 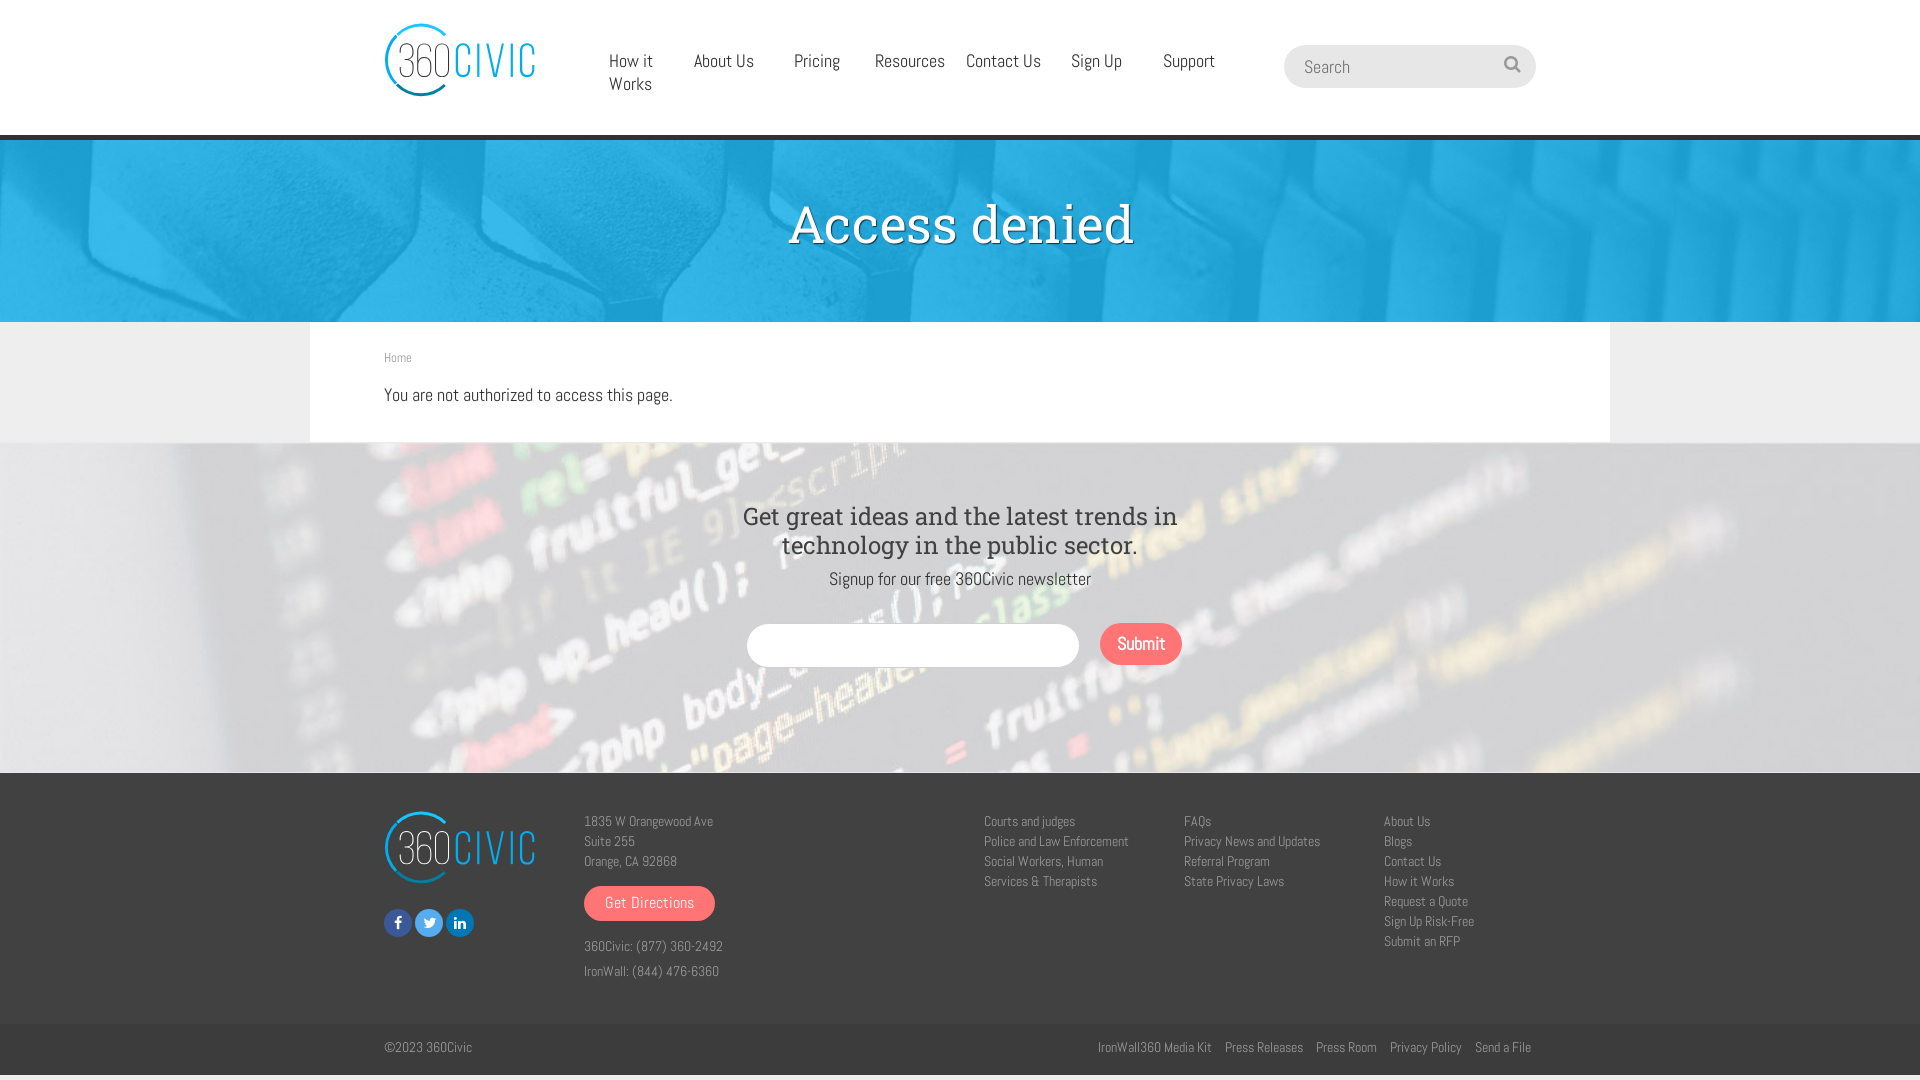 I want to click on 'Sign Up', so click(x=1095, y=60).